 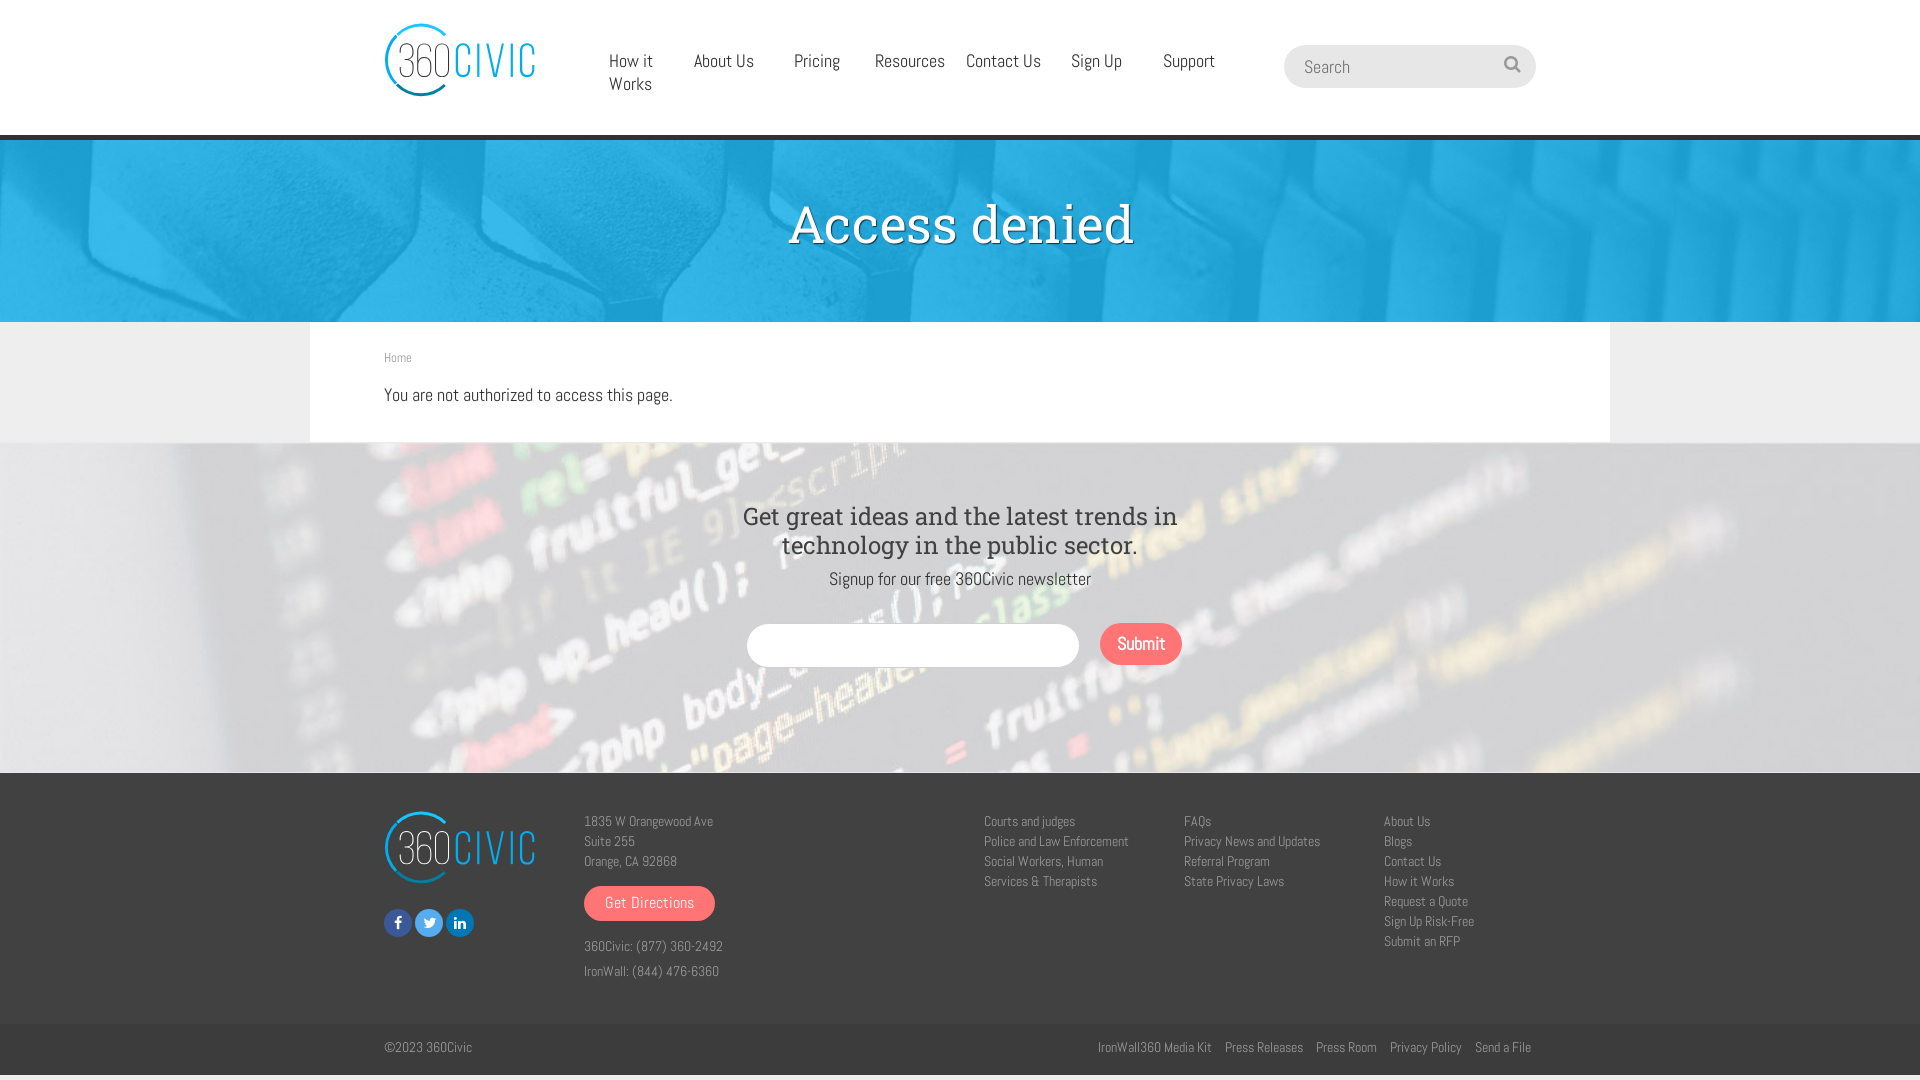 I want to click on 'Sign Up', so click(x=1095, y=60).